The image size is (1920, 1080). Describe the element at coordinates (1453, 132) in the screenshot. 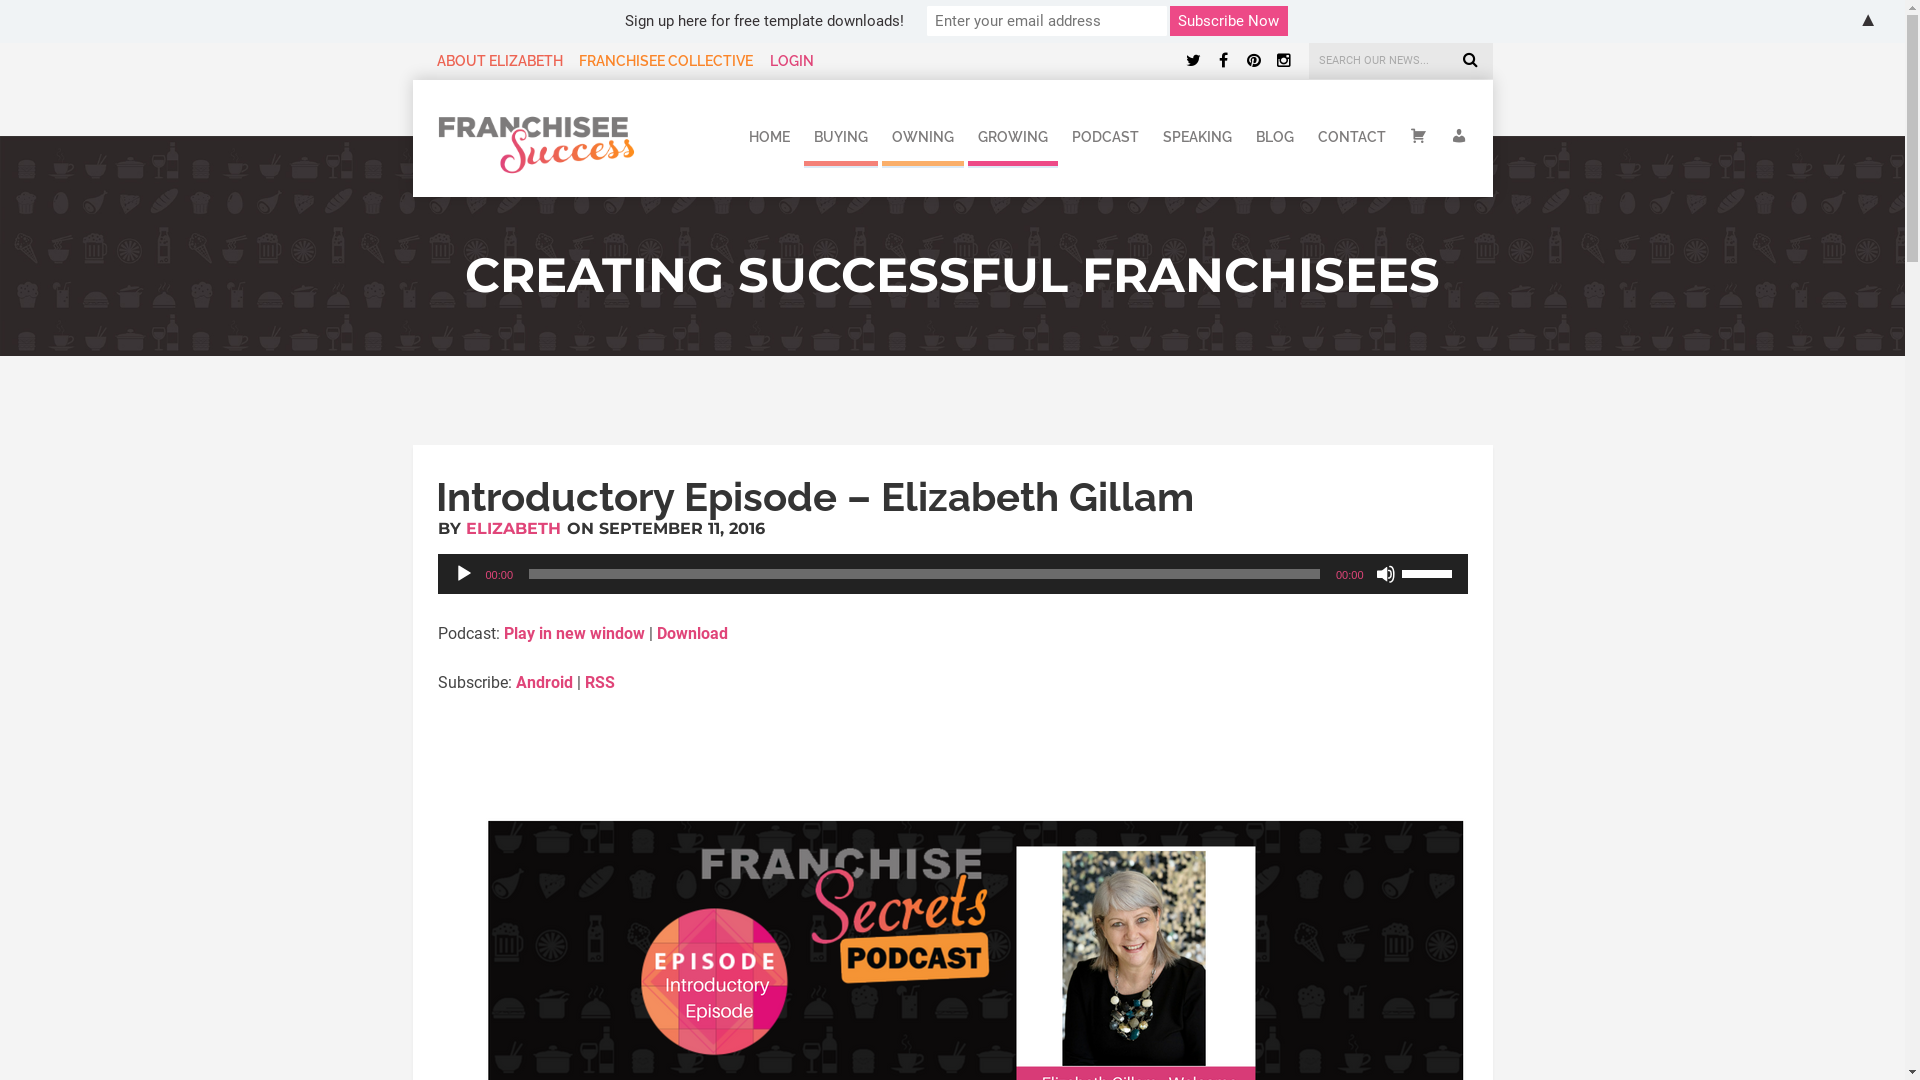

I see `'MY ACCOUNT'` at that location.